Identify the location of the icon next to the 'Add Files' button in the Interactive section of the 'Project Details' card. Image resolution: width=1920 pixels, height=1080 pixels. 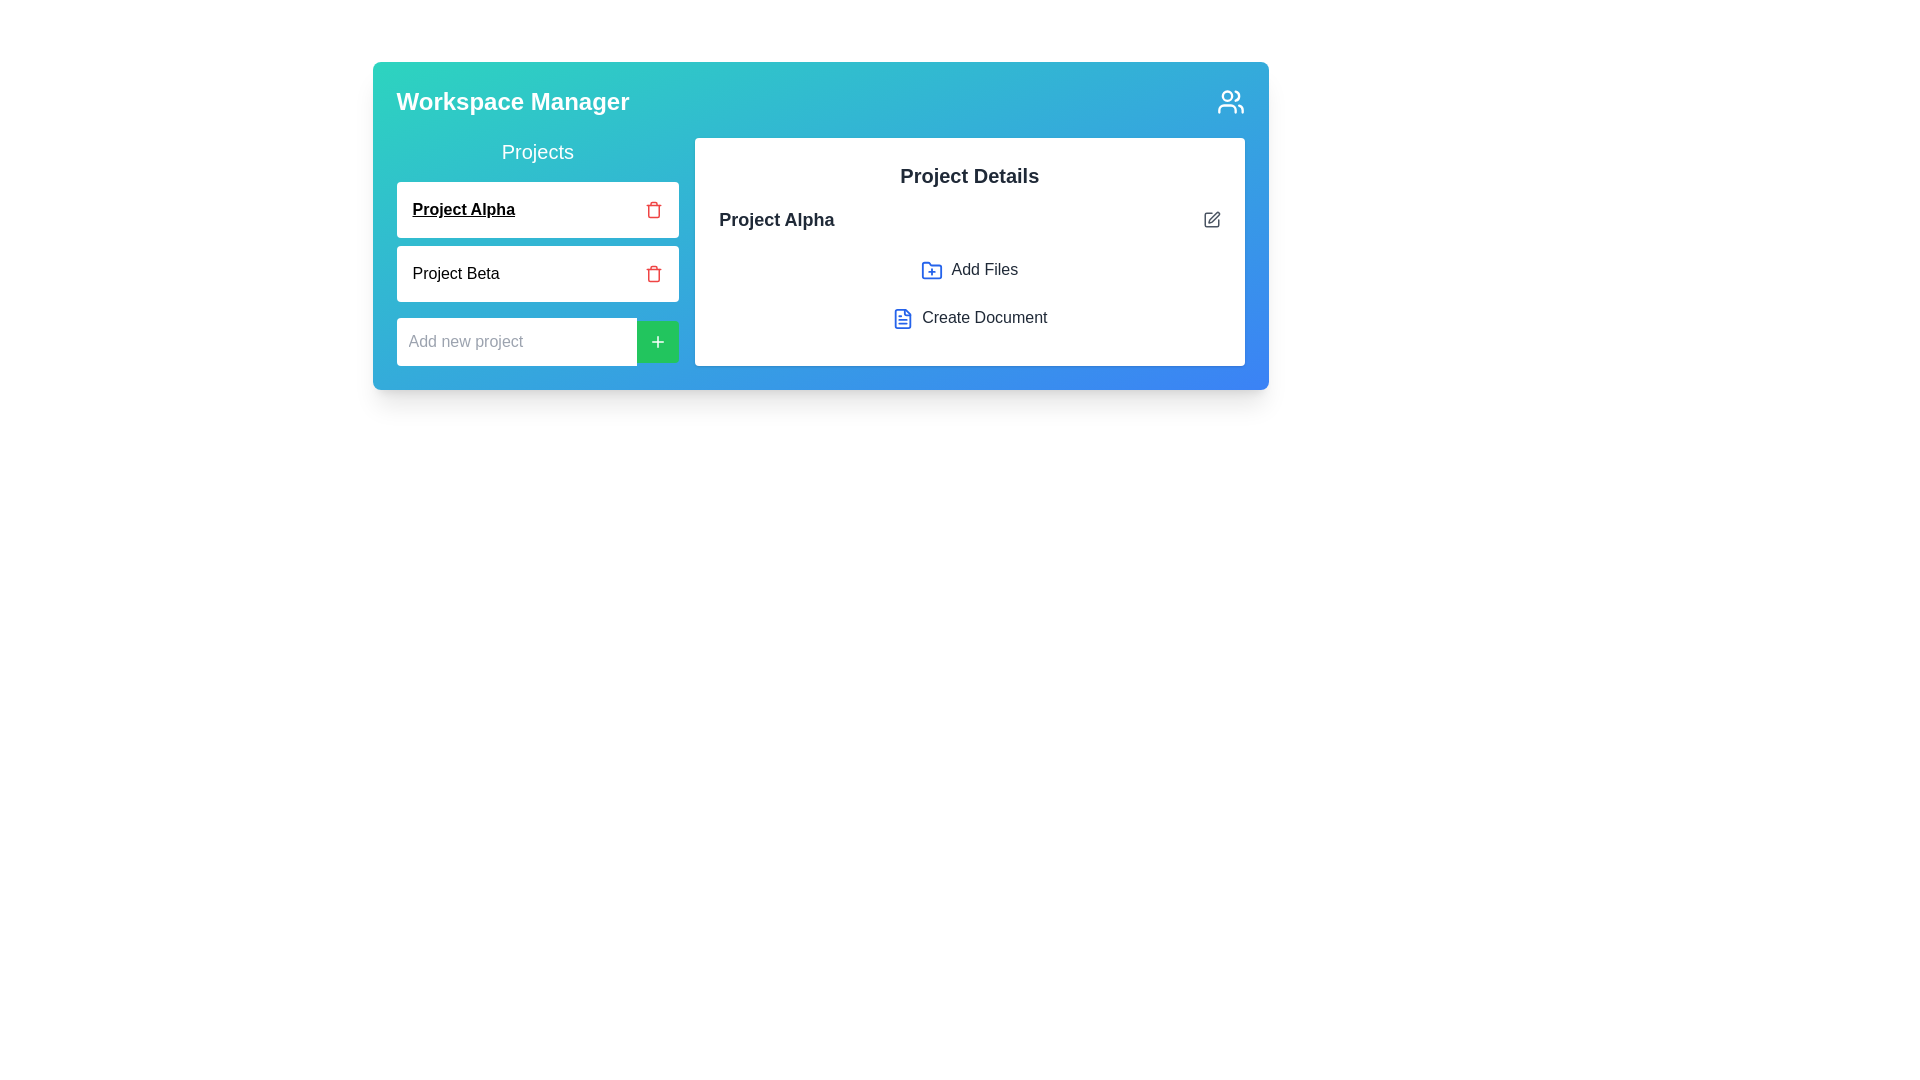
(969, 266).